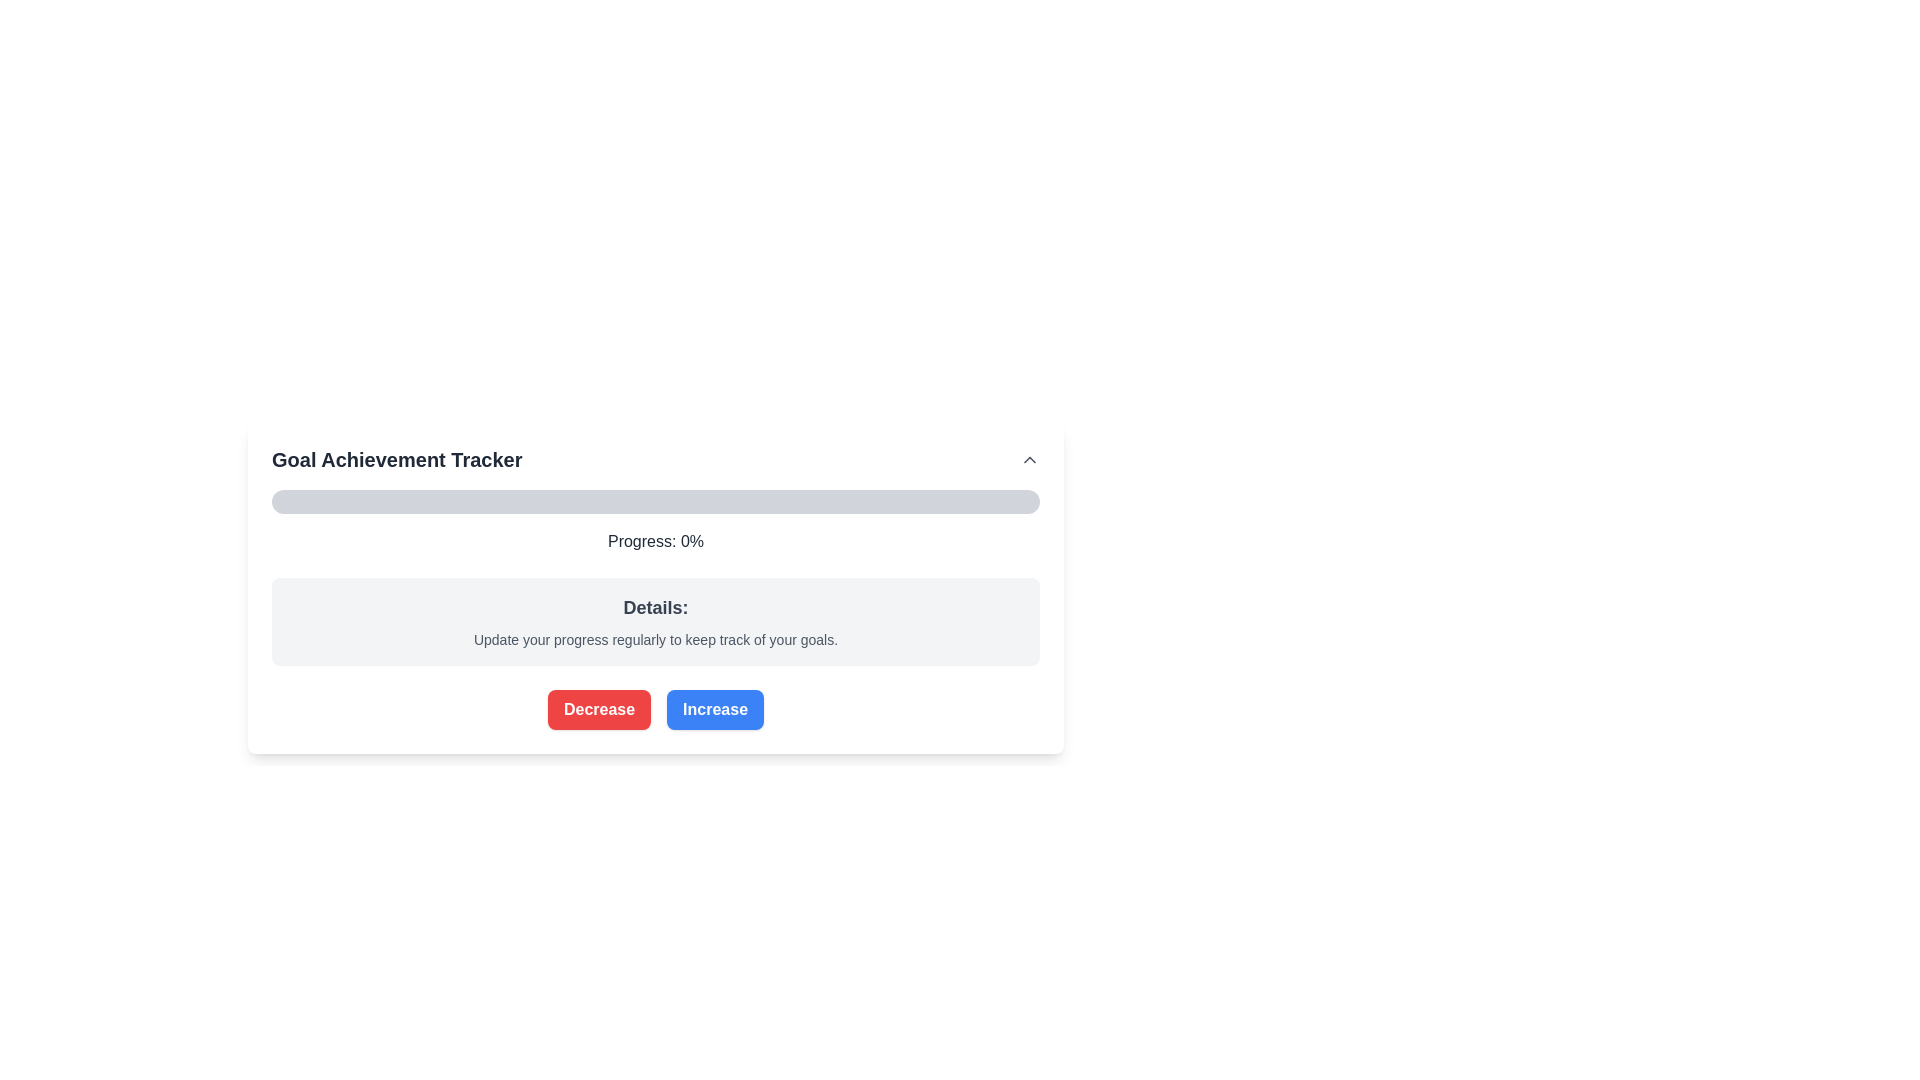 The image size is (1920, 1080). I want to click on the button positioned at the bottom center of the layout, directly to the left of the blue button labeled 'Increase', so click(598, 708).